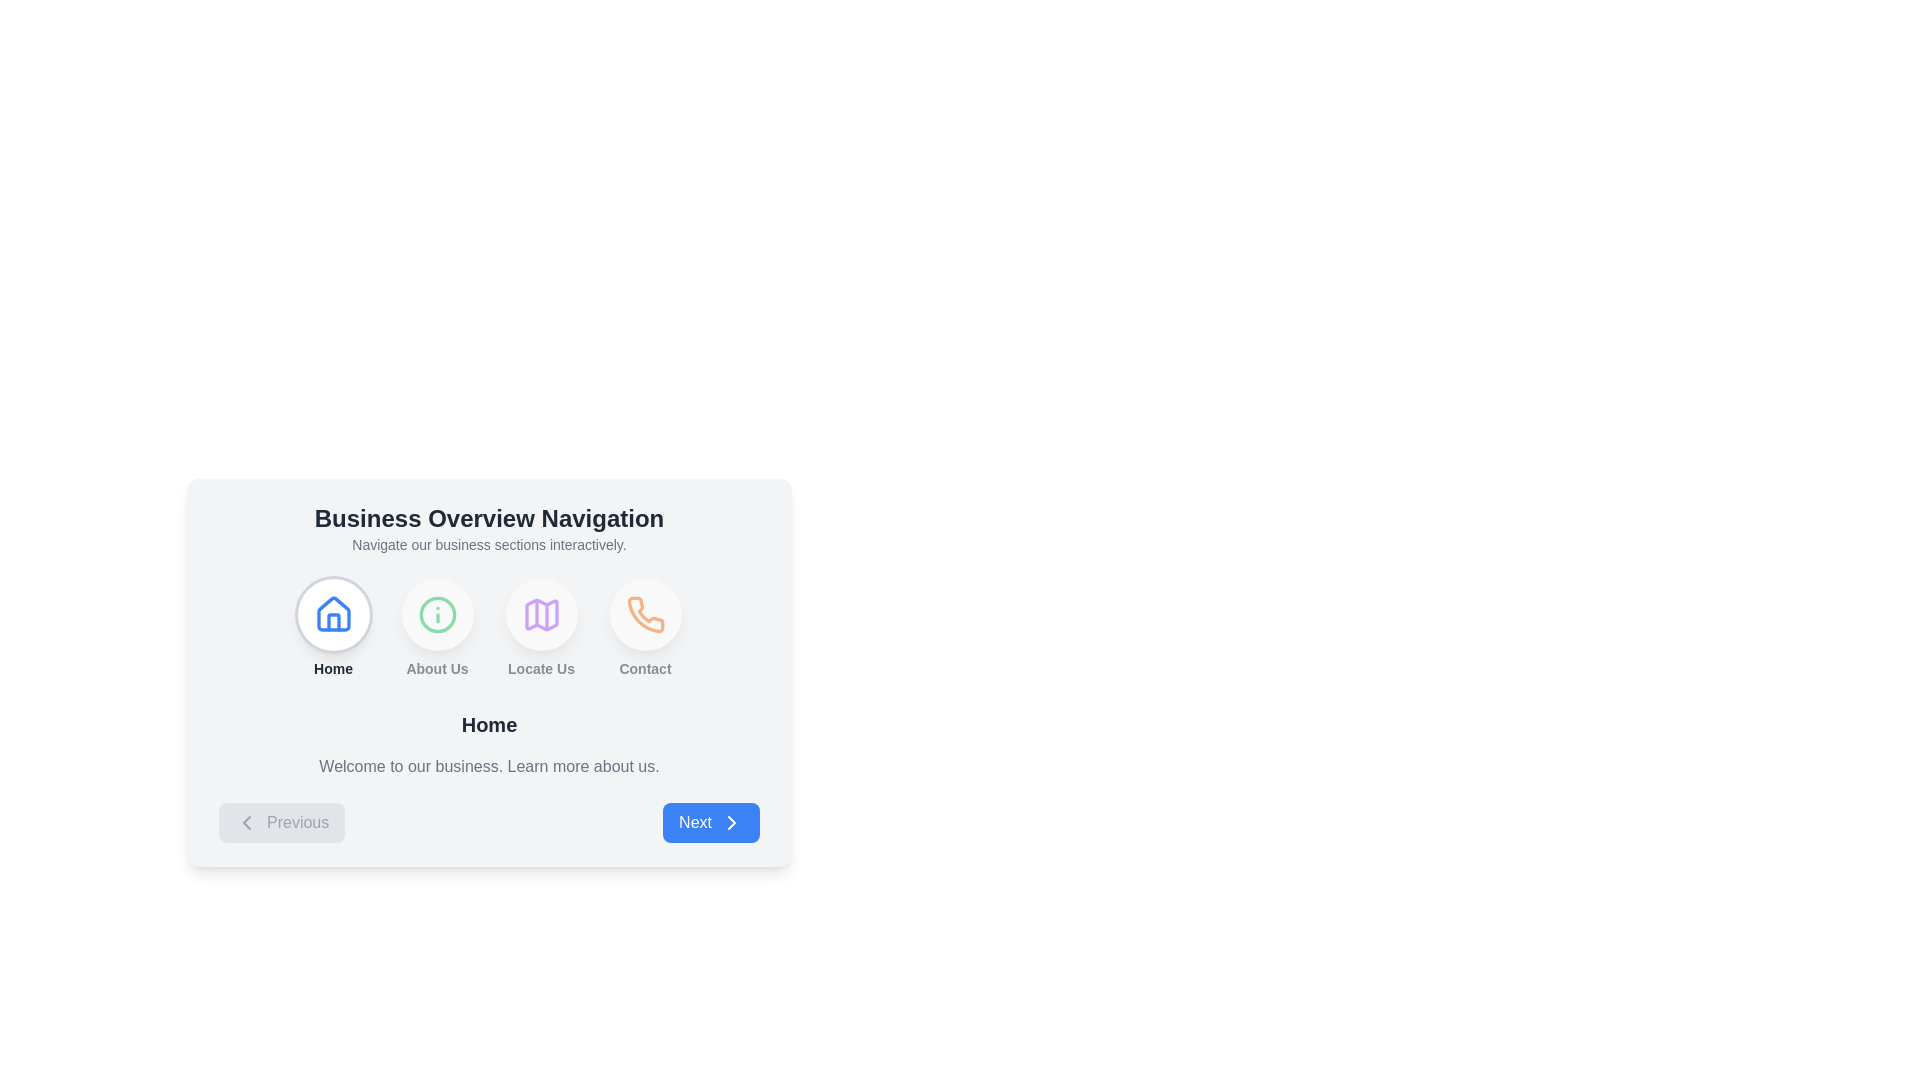 This screenshot has width=1920, height=1080. What do you see at coordinates (645, 668) in the screenshot?
I see `the 'Contact' label, which is the last label in the navigation section, positioned beneath the orange phone icon` at bounding box center [645, 668].